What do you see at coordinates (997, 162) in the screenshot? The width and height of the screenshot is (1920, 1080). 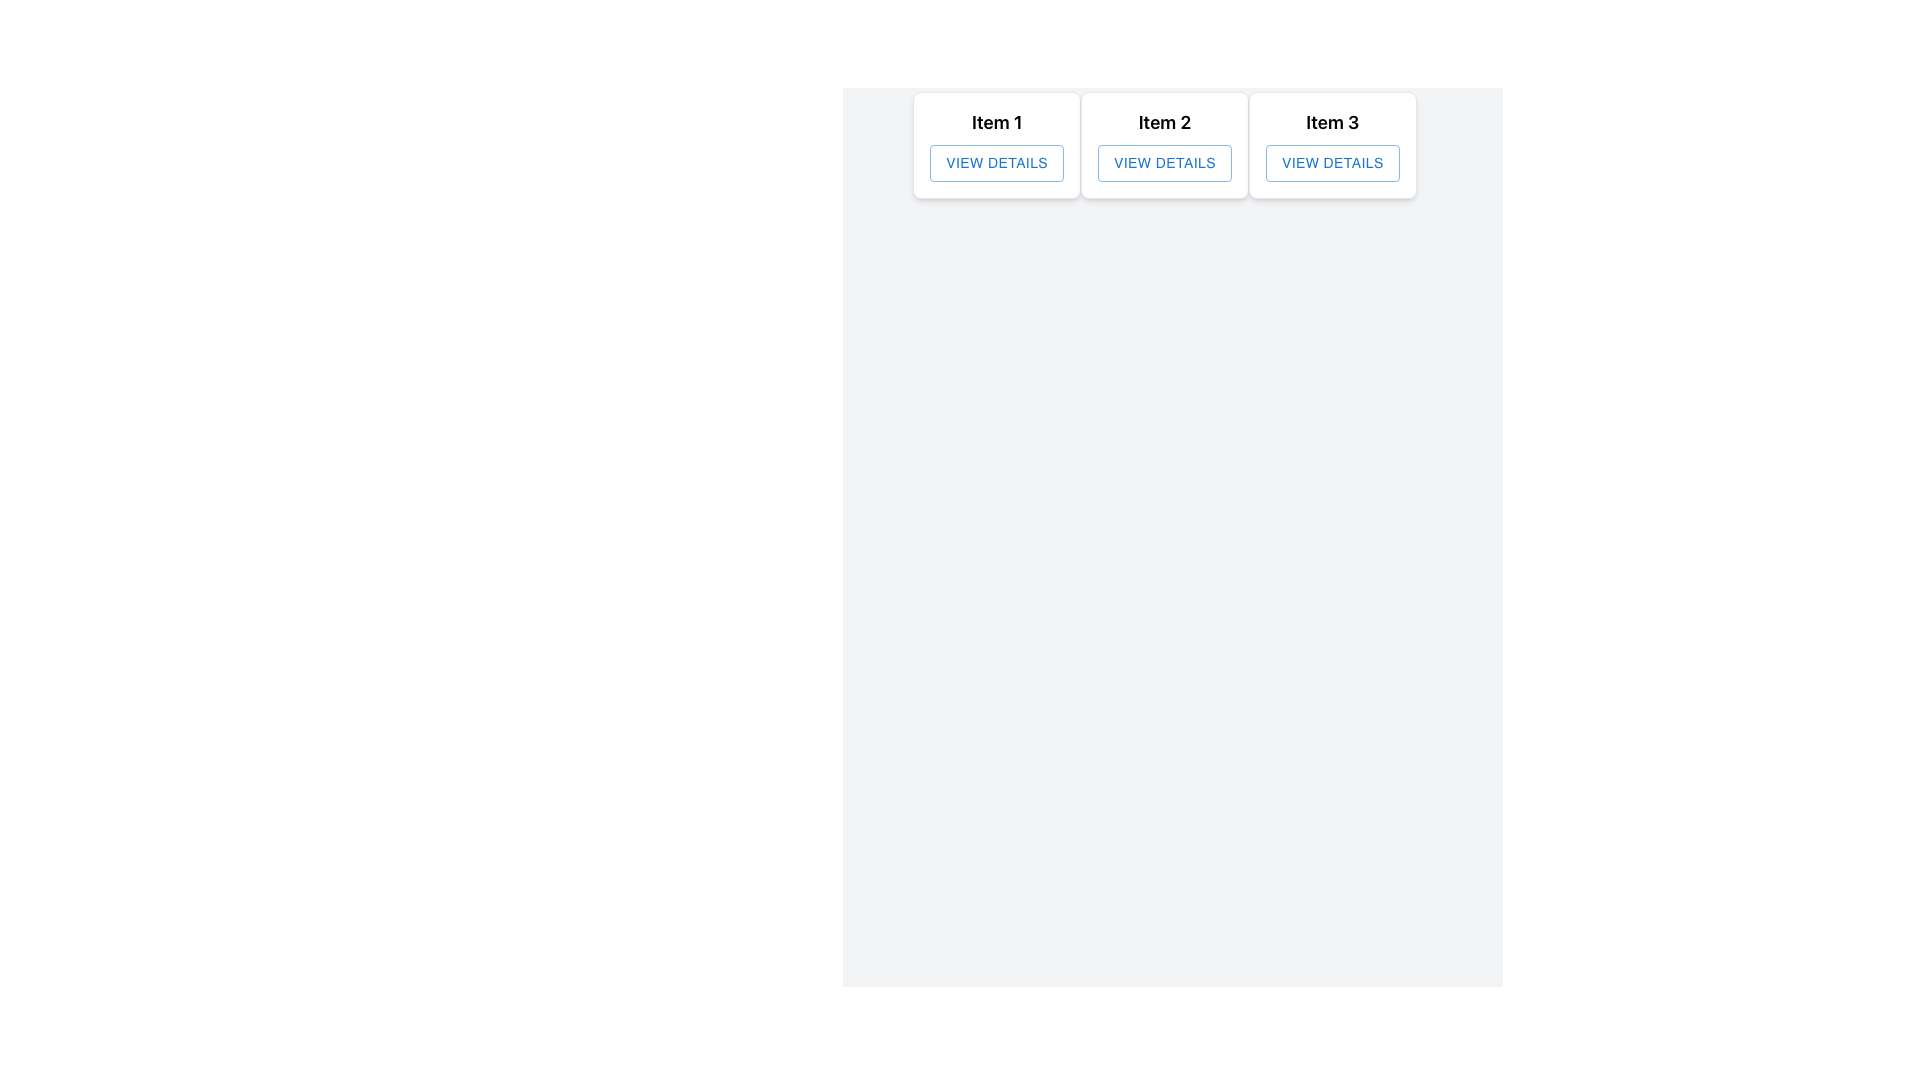 I see `the rectangular button labeled 'View Details' with a blue text and primary color outline, located below 'Item 1' in the grid` at bounding box center [997, 162].